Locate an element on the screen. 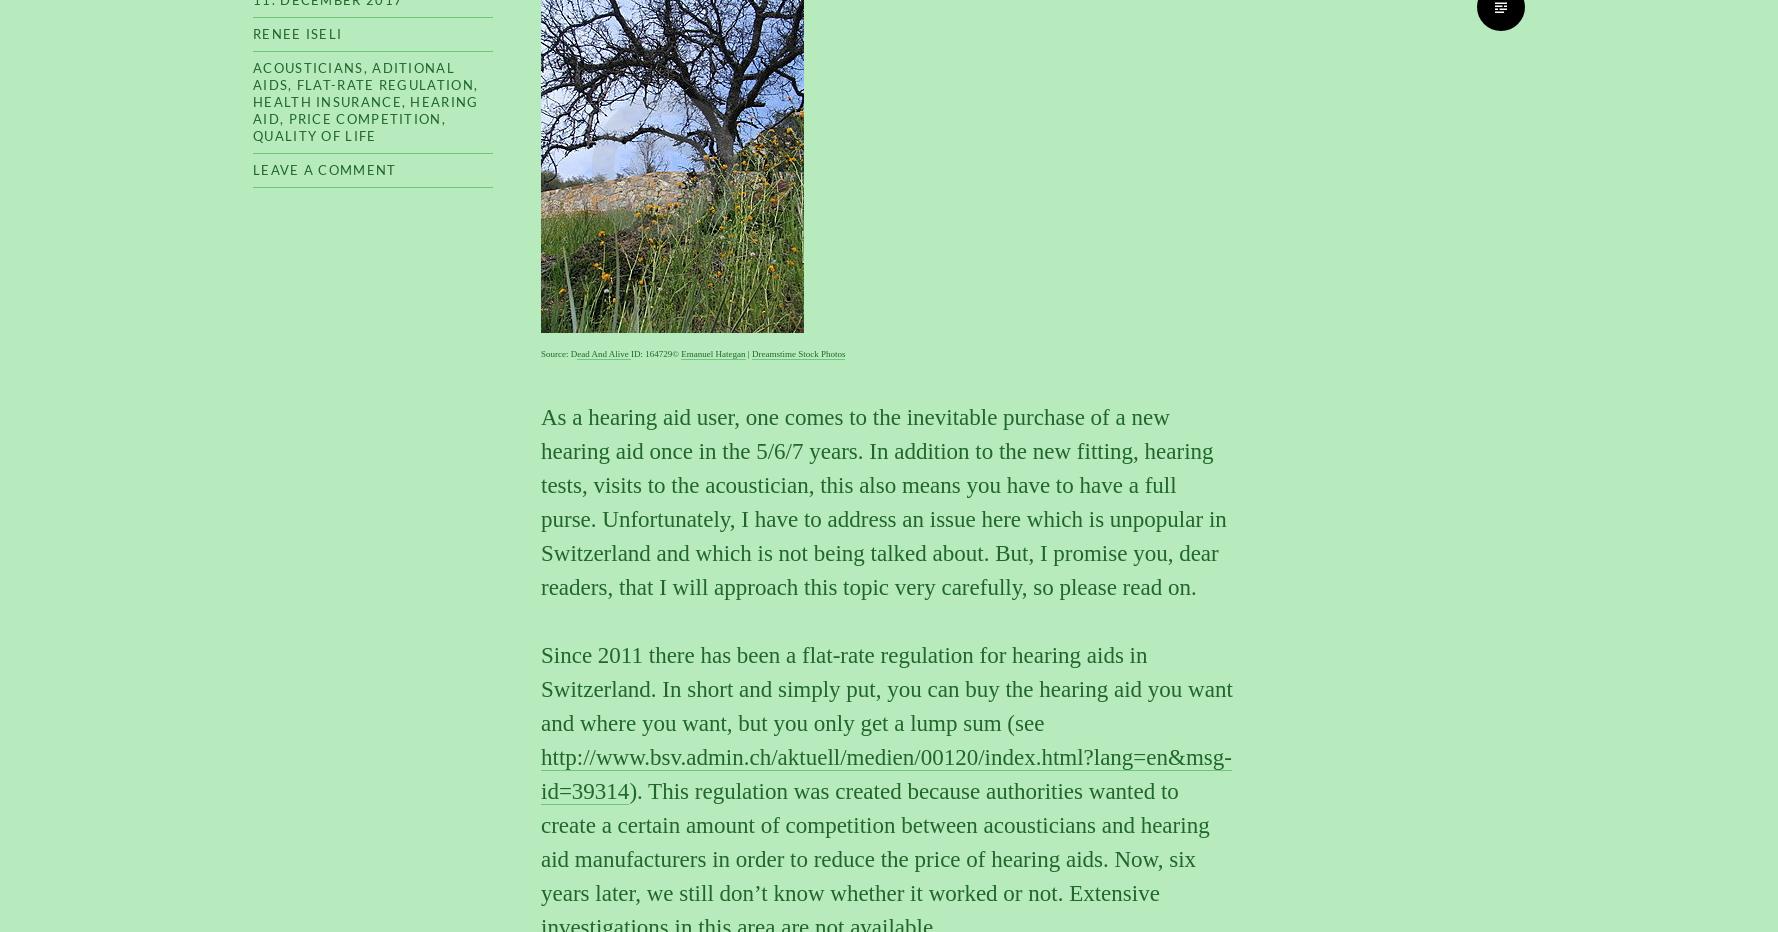 The height and width of the screenshot is (932, 1778). 'Since 2011 there has been a flat-rate regulation for hearing aids in Switzerland. In short and simply put, you can buy the hearing aid you want and where you want, but you only get a lump sum (see' is located at coordinates (885, 688).